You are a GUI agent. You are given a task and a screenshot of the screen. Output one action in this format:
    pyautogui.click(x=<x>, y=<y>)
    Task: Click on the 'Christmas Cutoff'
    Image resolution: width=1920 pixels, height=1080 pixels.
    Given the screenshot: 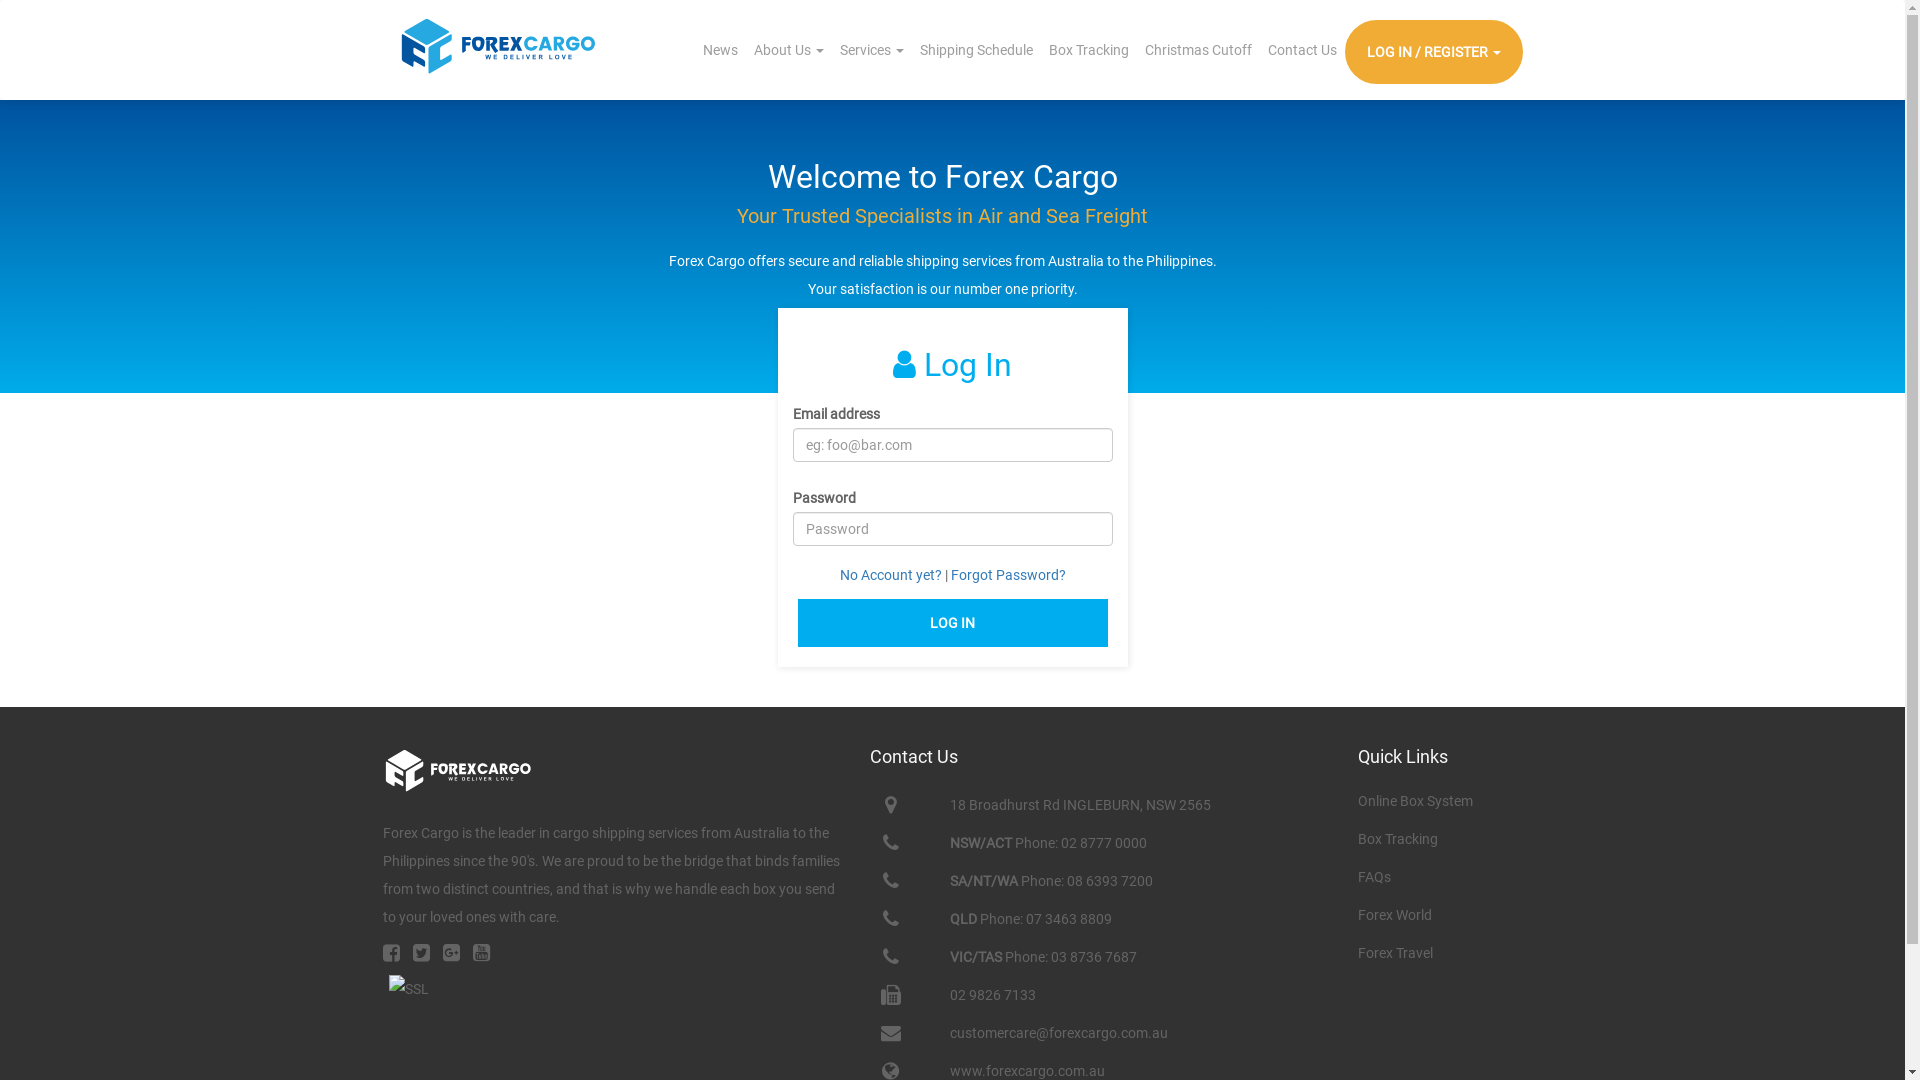 What is the action you would take?
    pyautogui.click(x=1197, y=49)
    